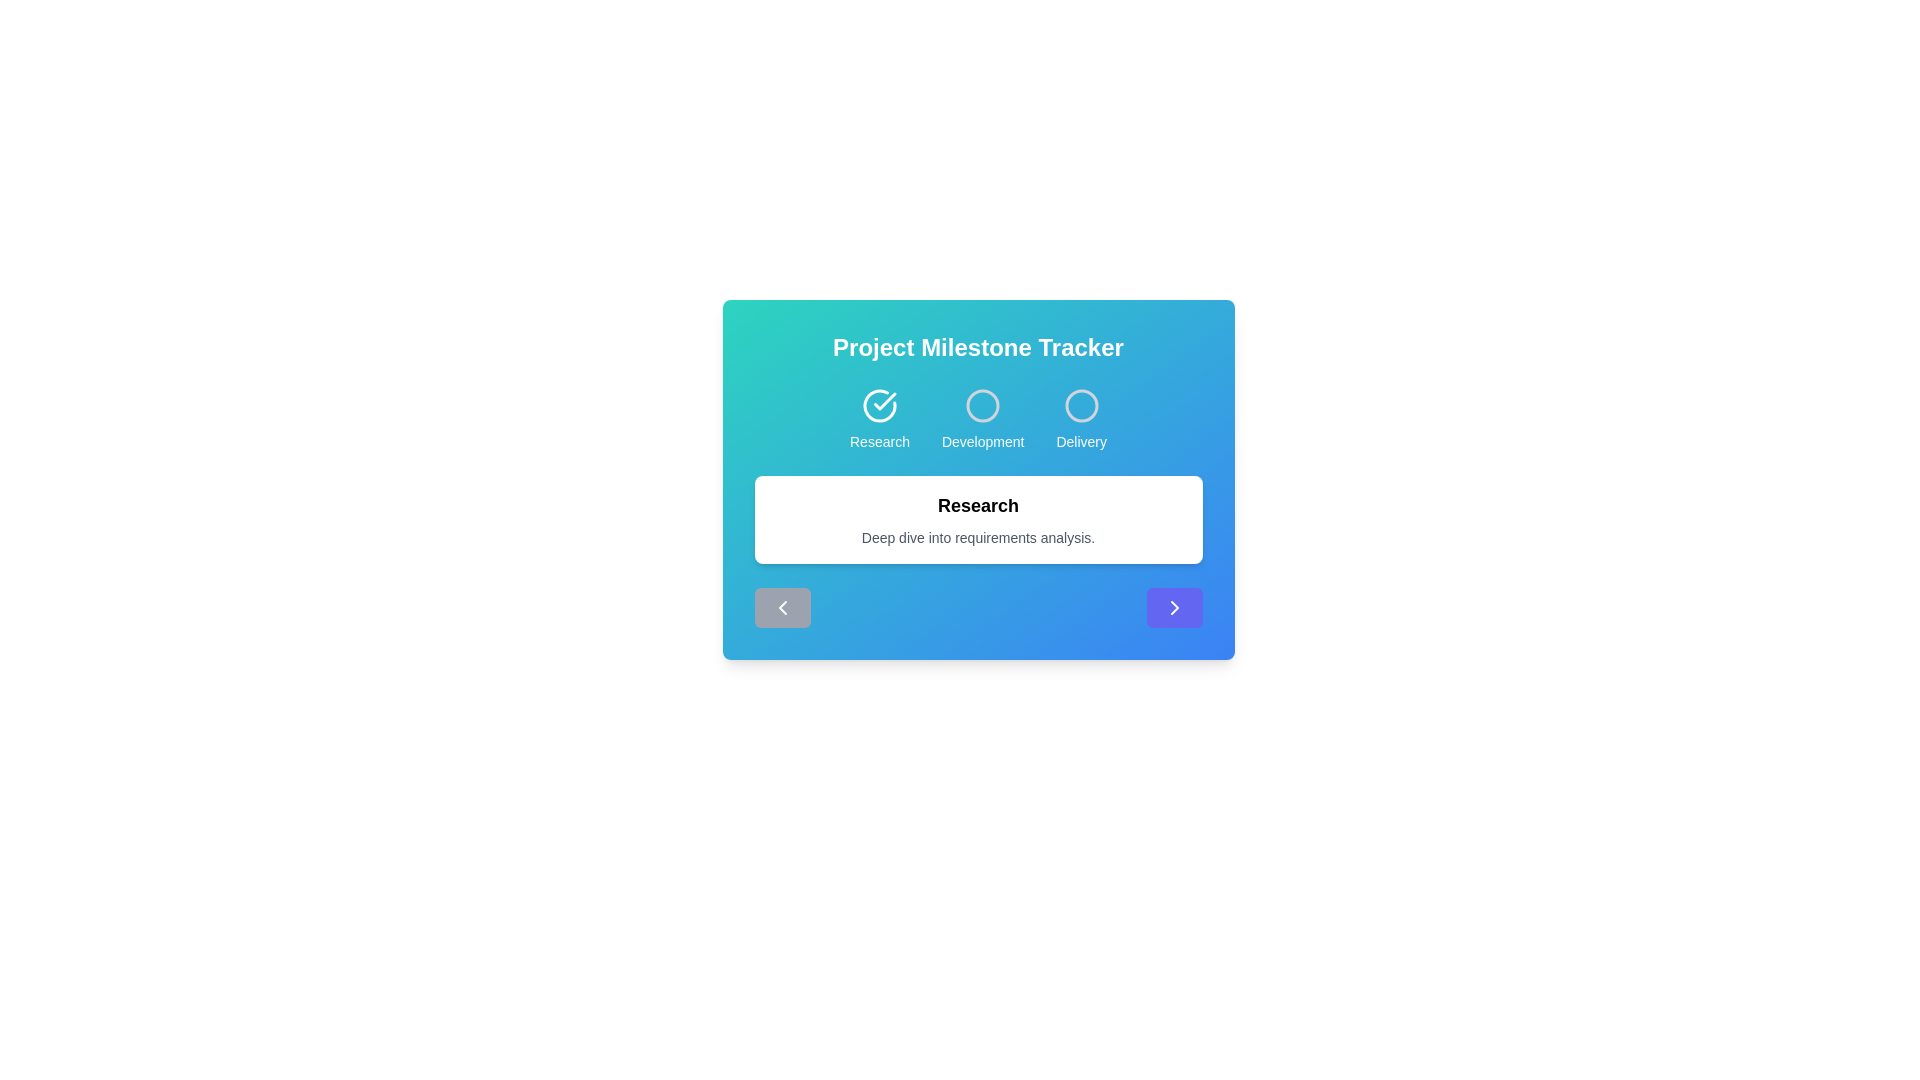 Image resolution: width=1920 pixels, height=1080 pixels. What do you see at coordinates (983, 441) in the screenshot?
I see `the static text label displaying 'Development' in white color, which is positioned below an icon in a vertical layout` at bounding box center [983, 441].